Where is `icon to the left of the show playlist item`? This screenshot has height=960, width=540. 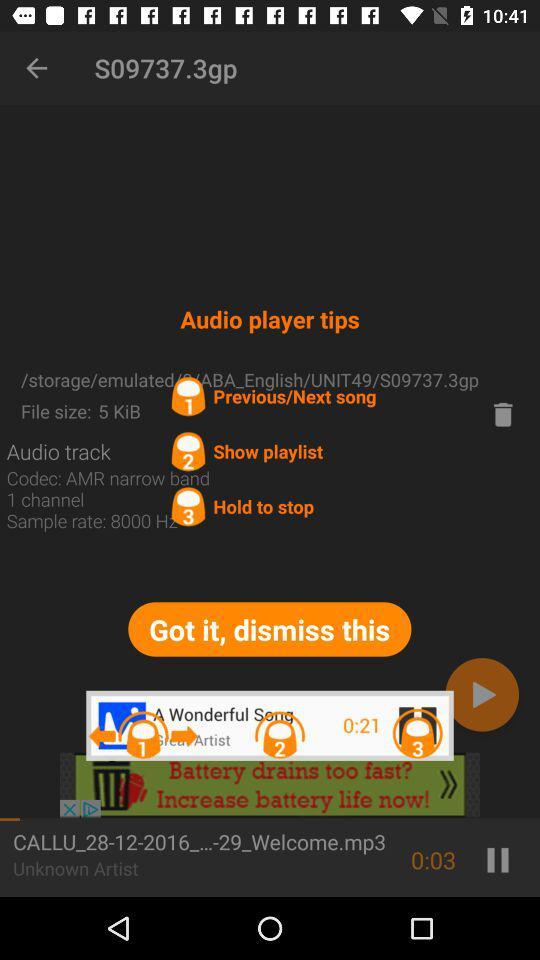 icon to the left of the show playlist item is located at coordinates (58, 451).